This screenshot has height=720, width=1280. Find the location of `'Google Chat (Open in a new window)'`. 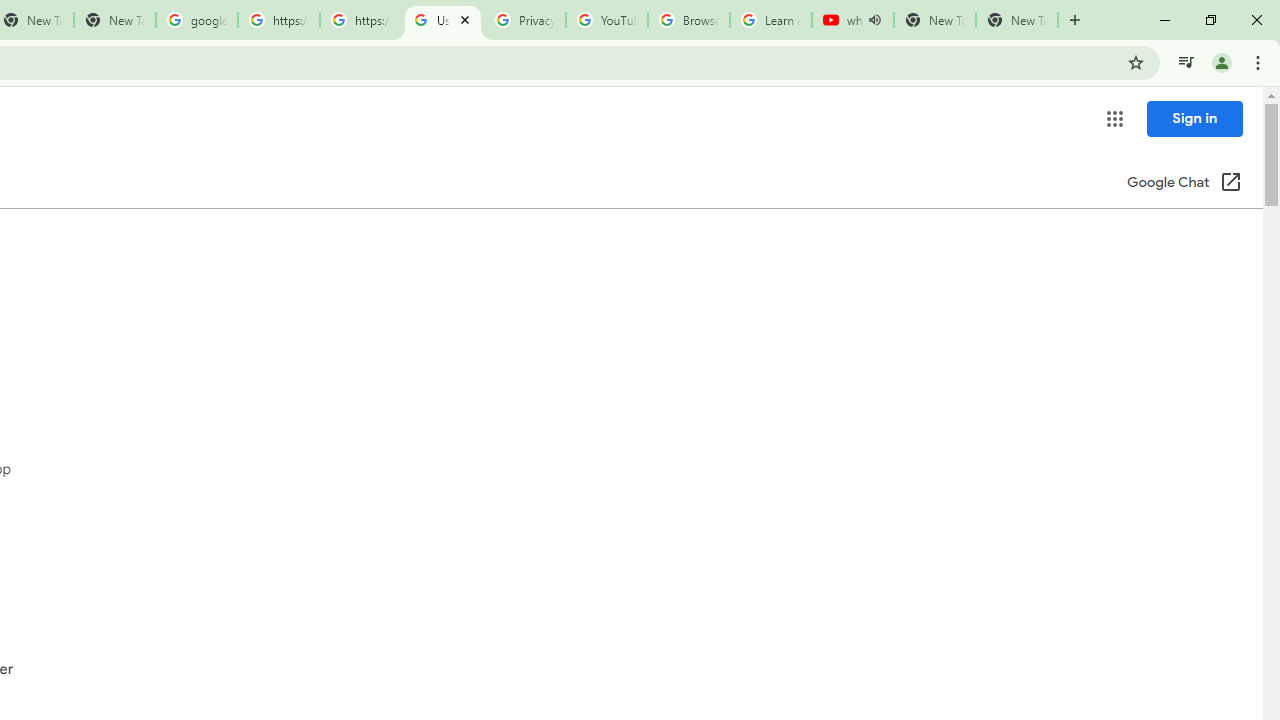

'Google Chat (Open in a new window)' is located at coordinates (1184, 183).